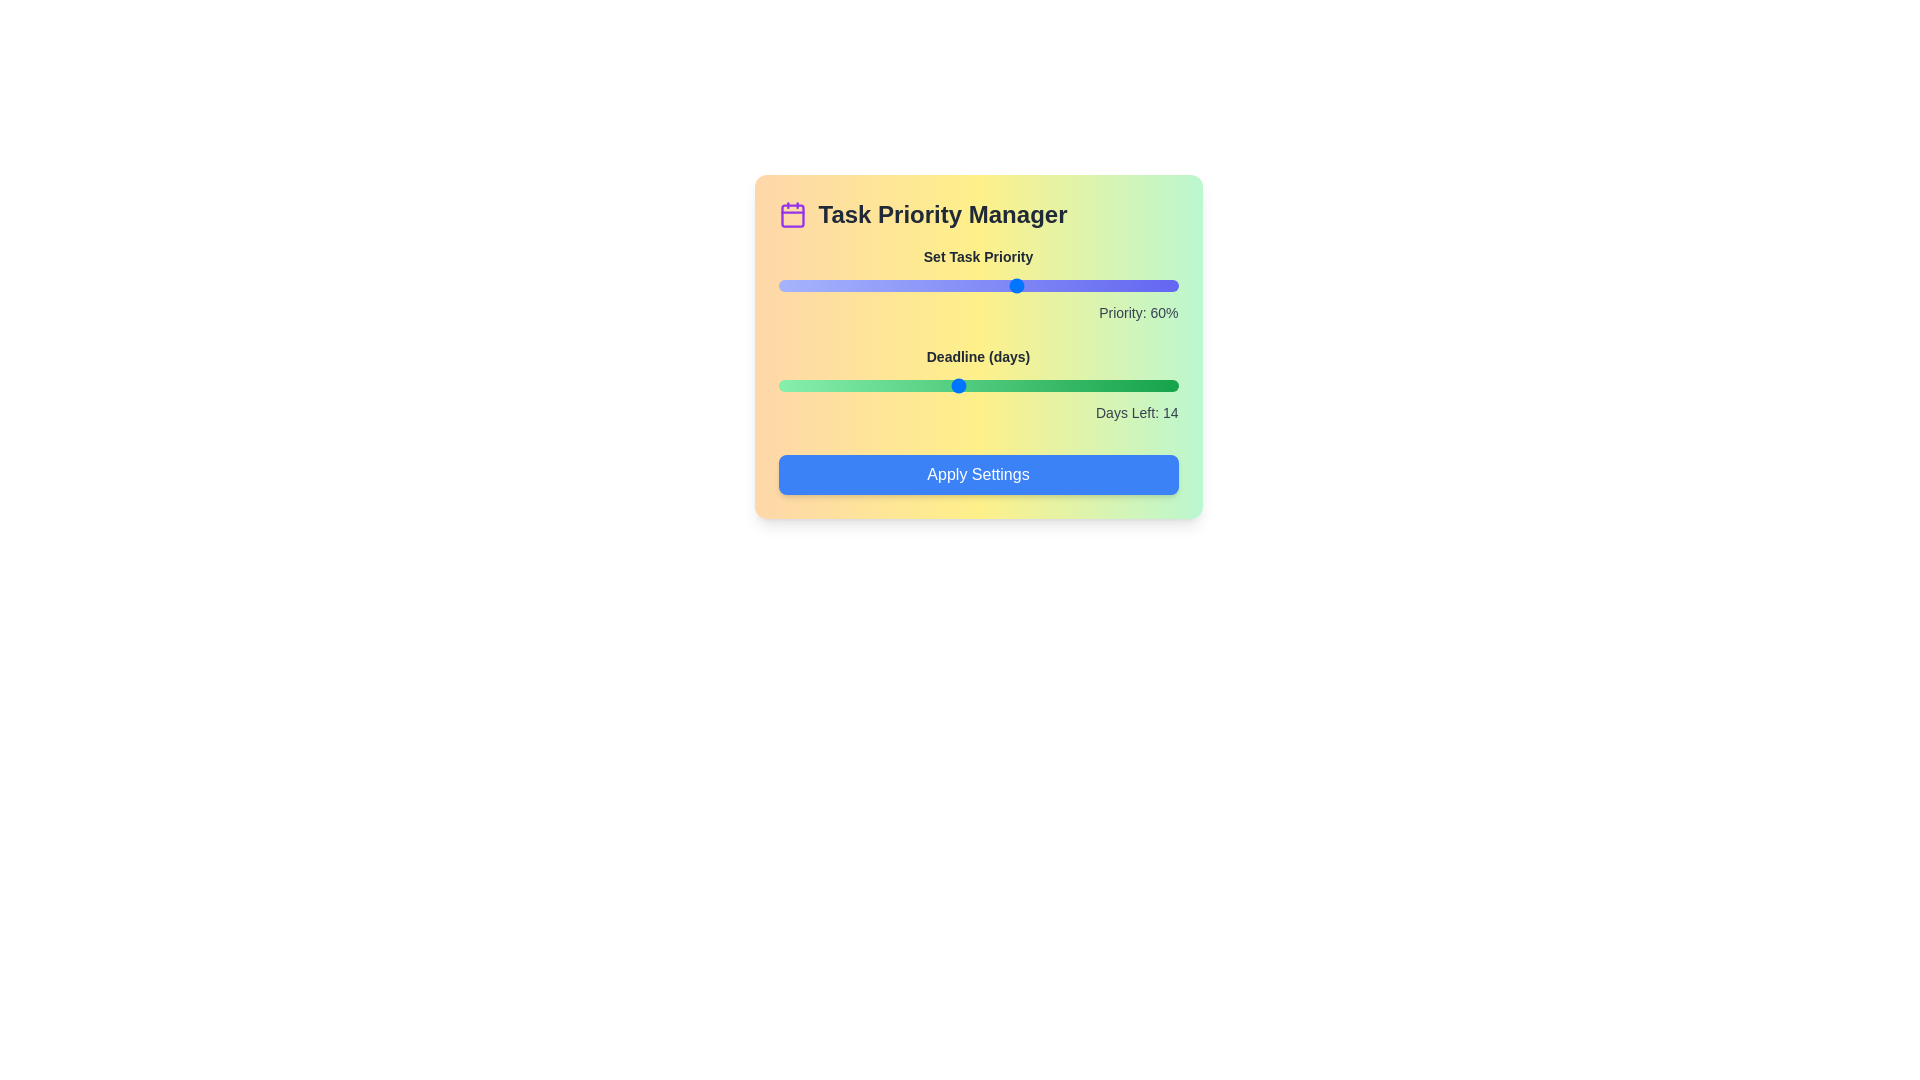 The width and height of the screenshot is (1920, 1080). I want to click on the deadline slider to set the deadline to 5 days, so click(833, 385).